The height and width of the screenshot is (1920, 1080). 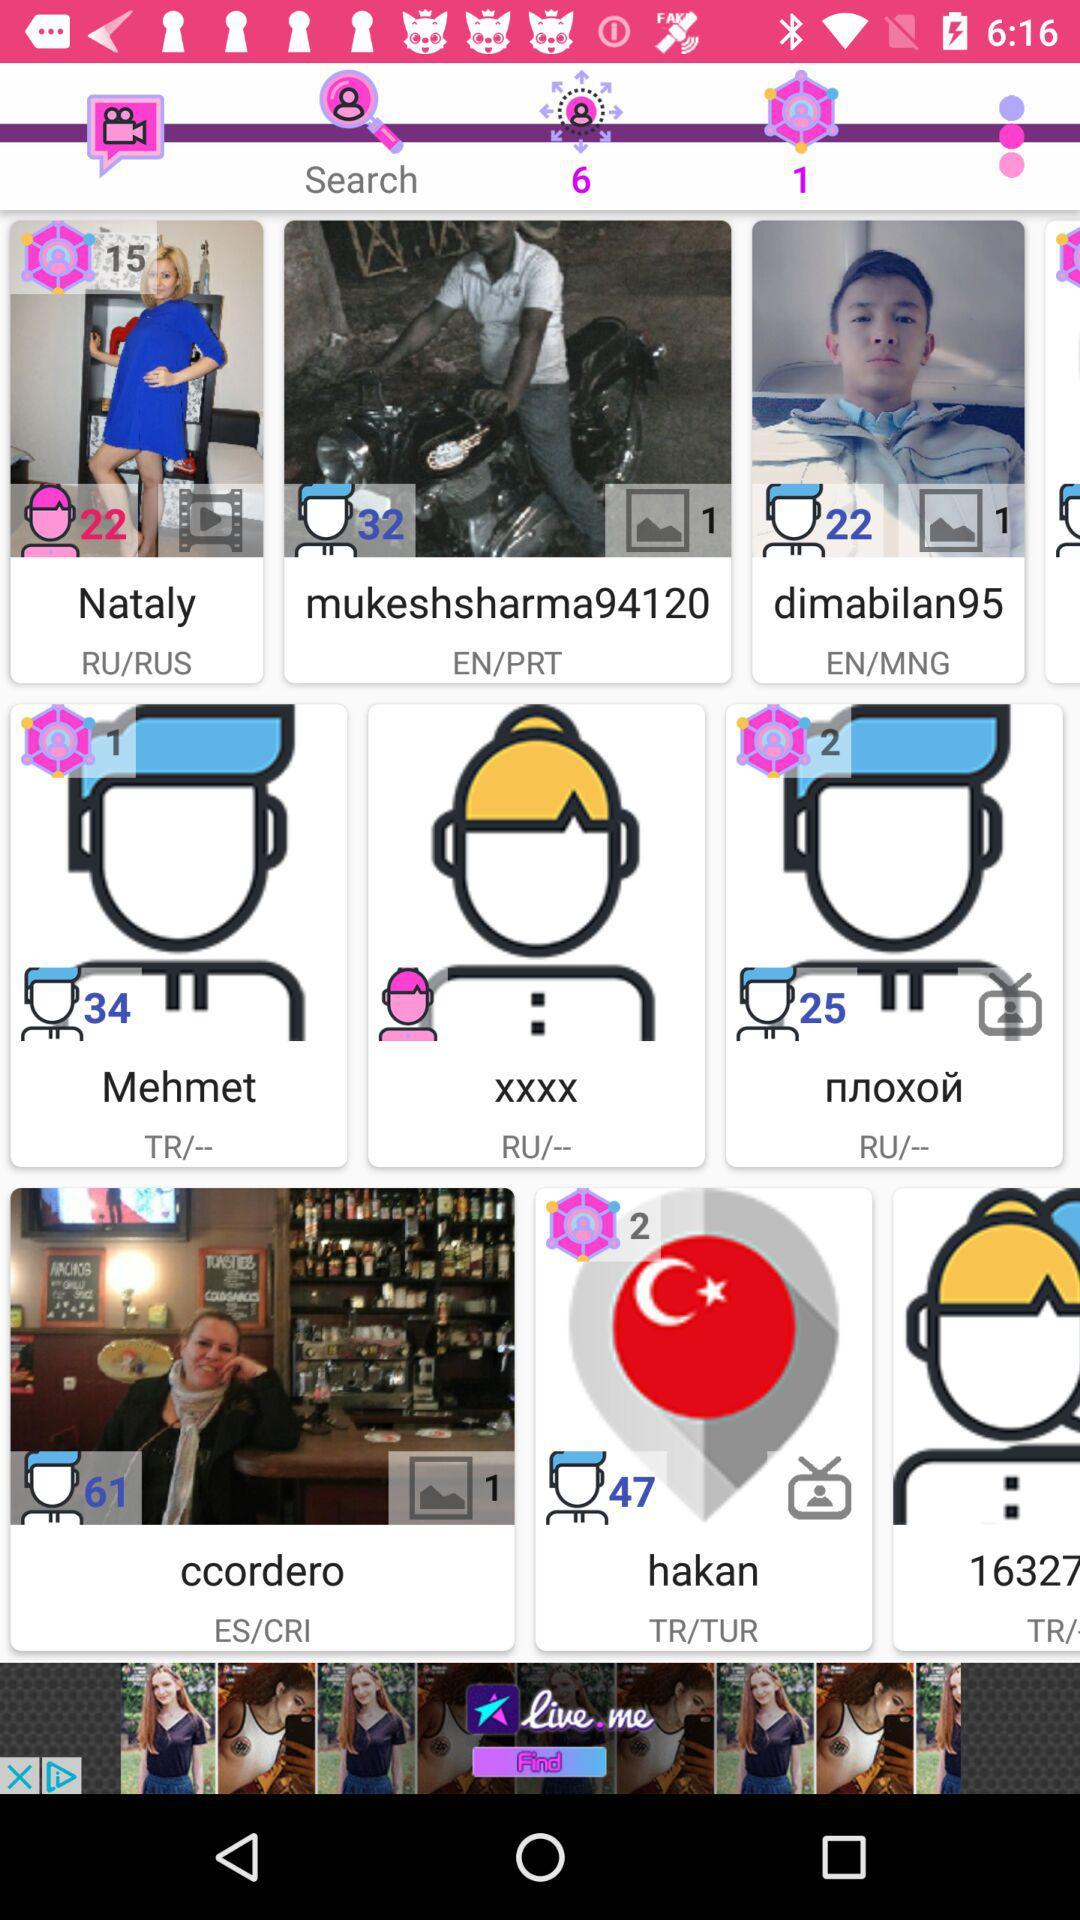 I want to click on choose avatar, so click(x=893, y=872).